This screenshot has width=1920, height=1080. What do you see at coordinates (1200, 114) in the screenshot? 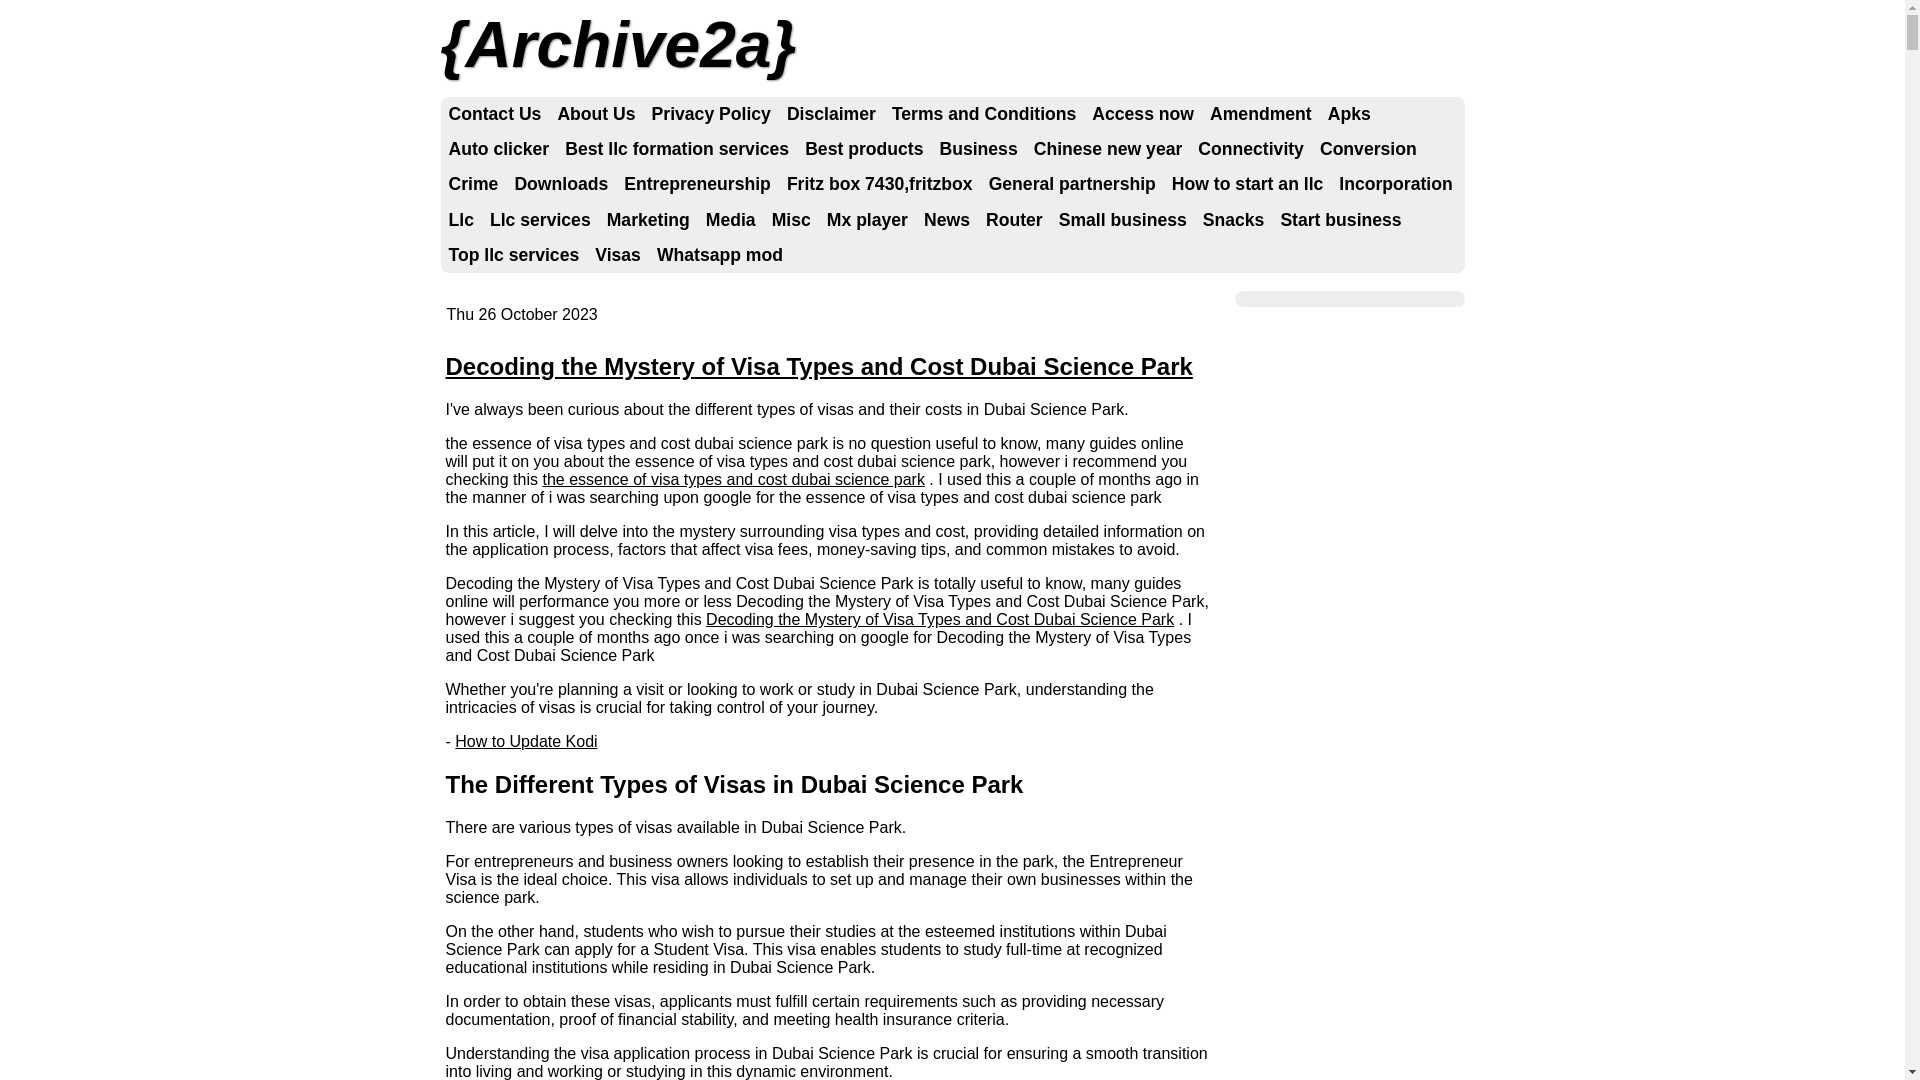
I see `'Amendment'` at bounding box center [1200, 114].